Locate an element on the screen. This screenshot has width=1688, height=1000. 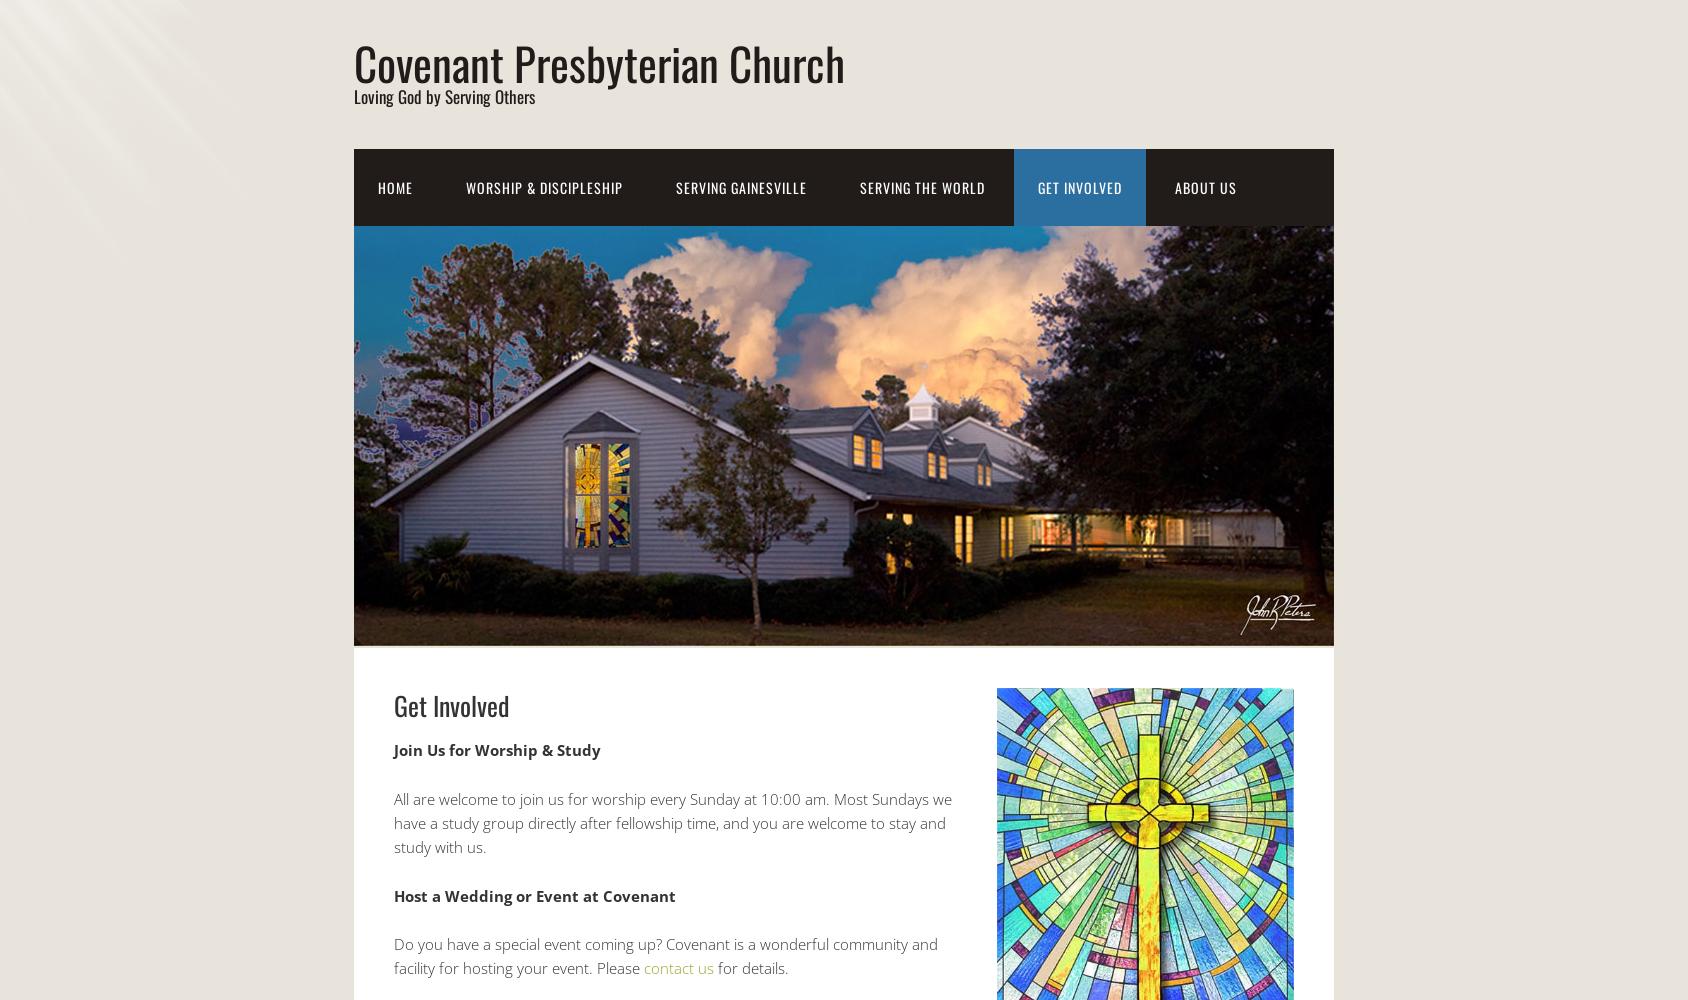
'Covenant Presbyterian Church' is located at coordinates (599, 62).